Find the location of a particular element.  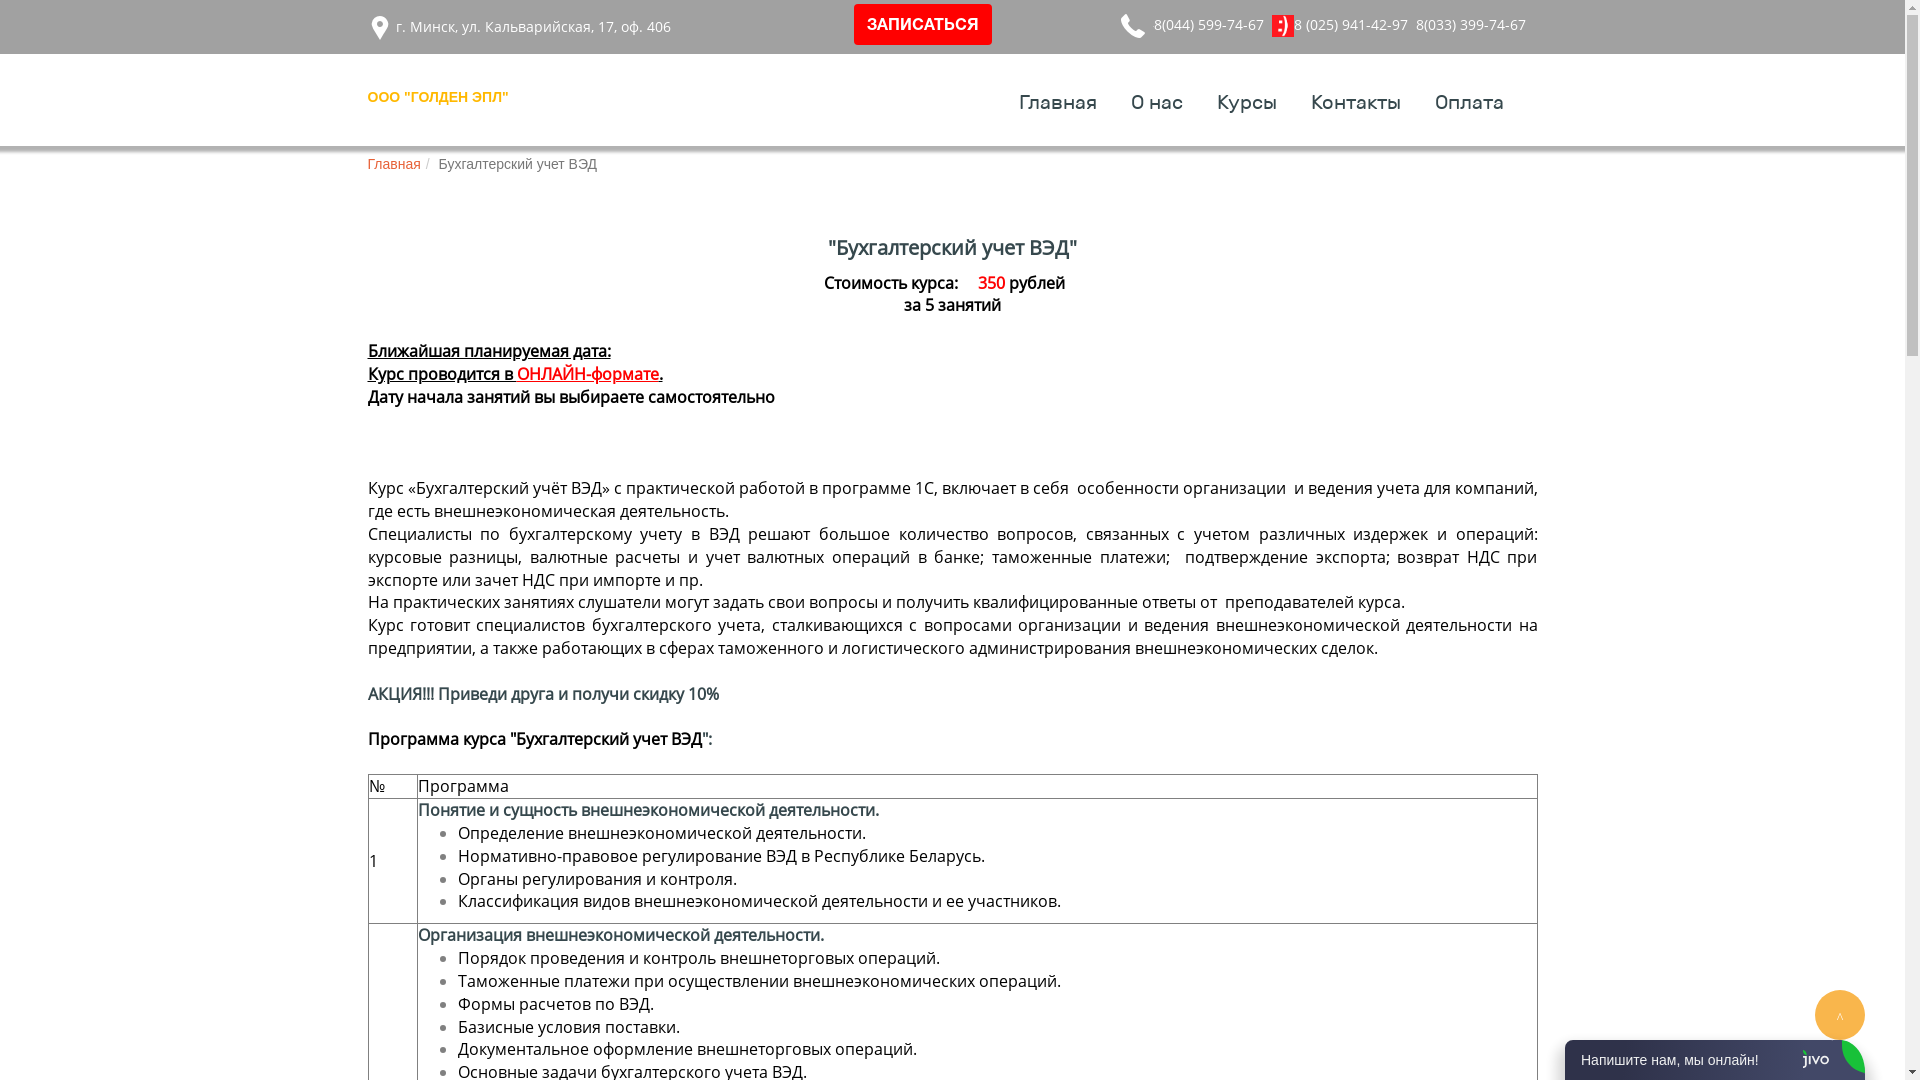

'^' is located at coordinates (1839, 1014).